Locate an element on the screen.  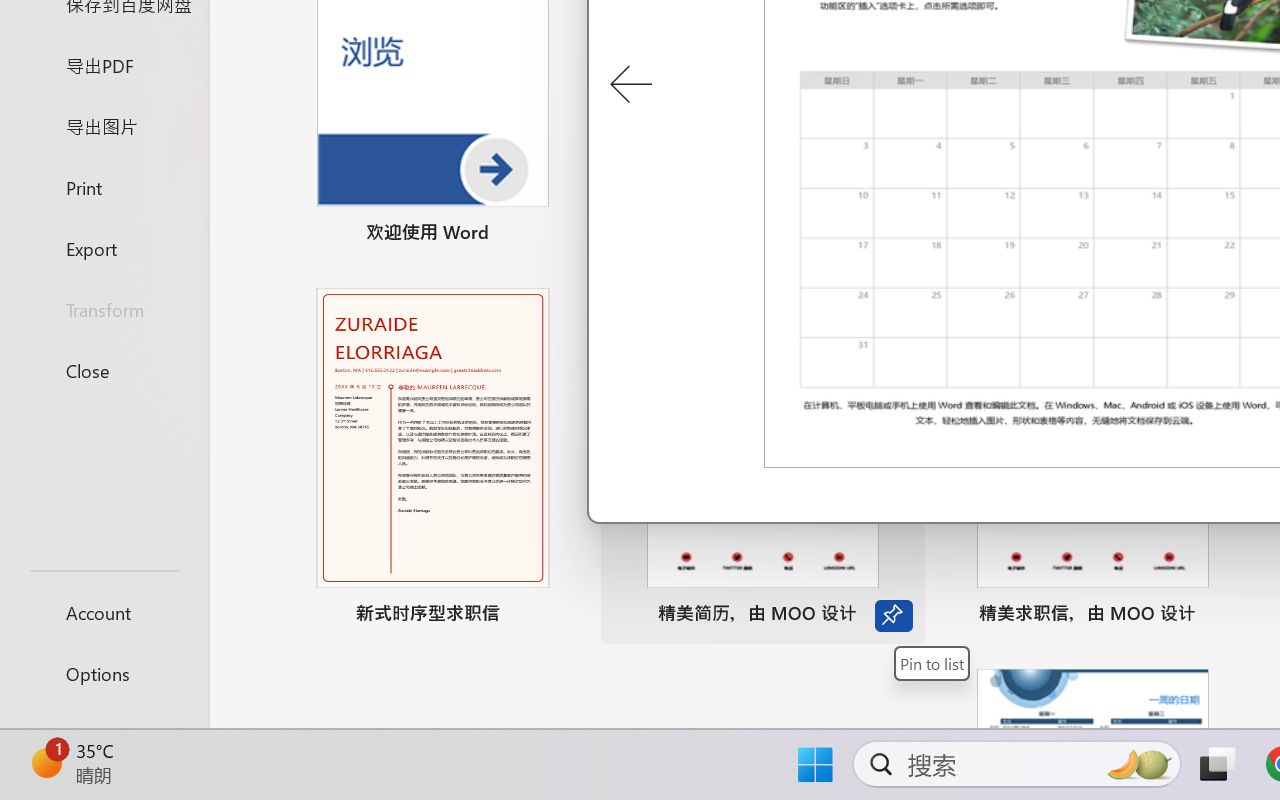
'Export' is located at coordinates (103, 247).